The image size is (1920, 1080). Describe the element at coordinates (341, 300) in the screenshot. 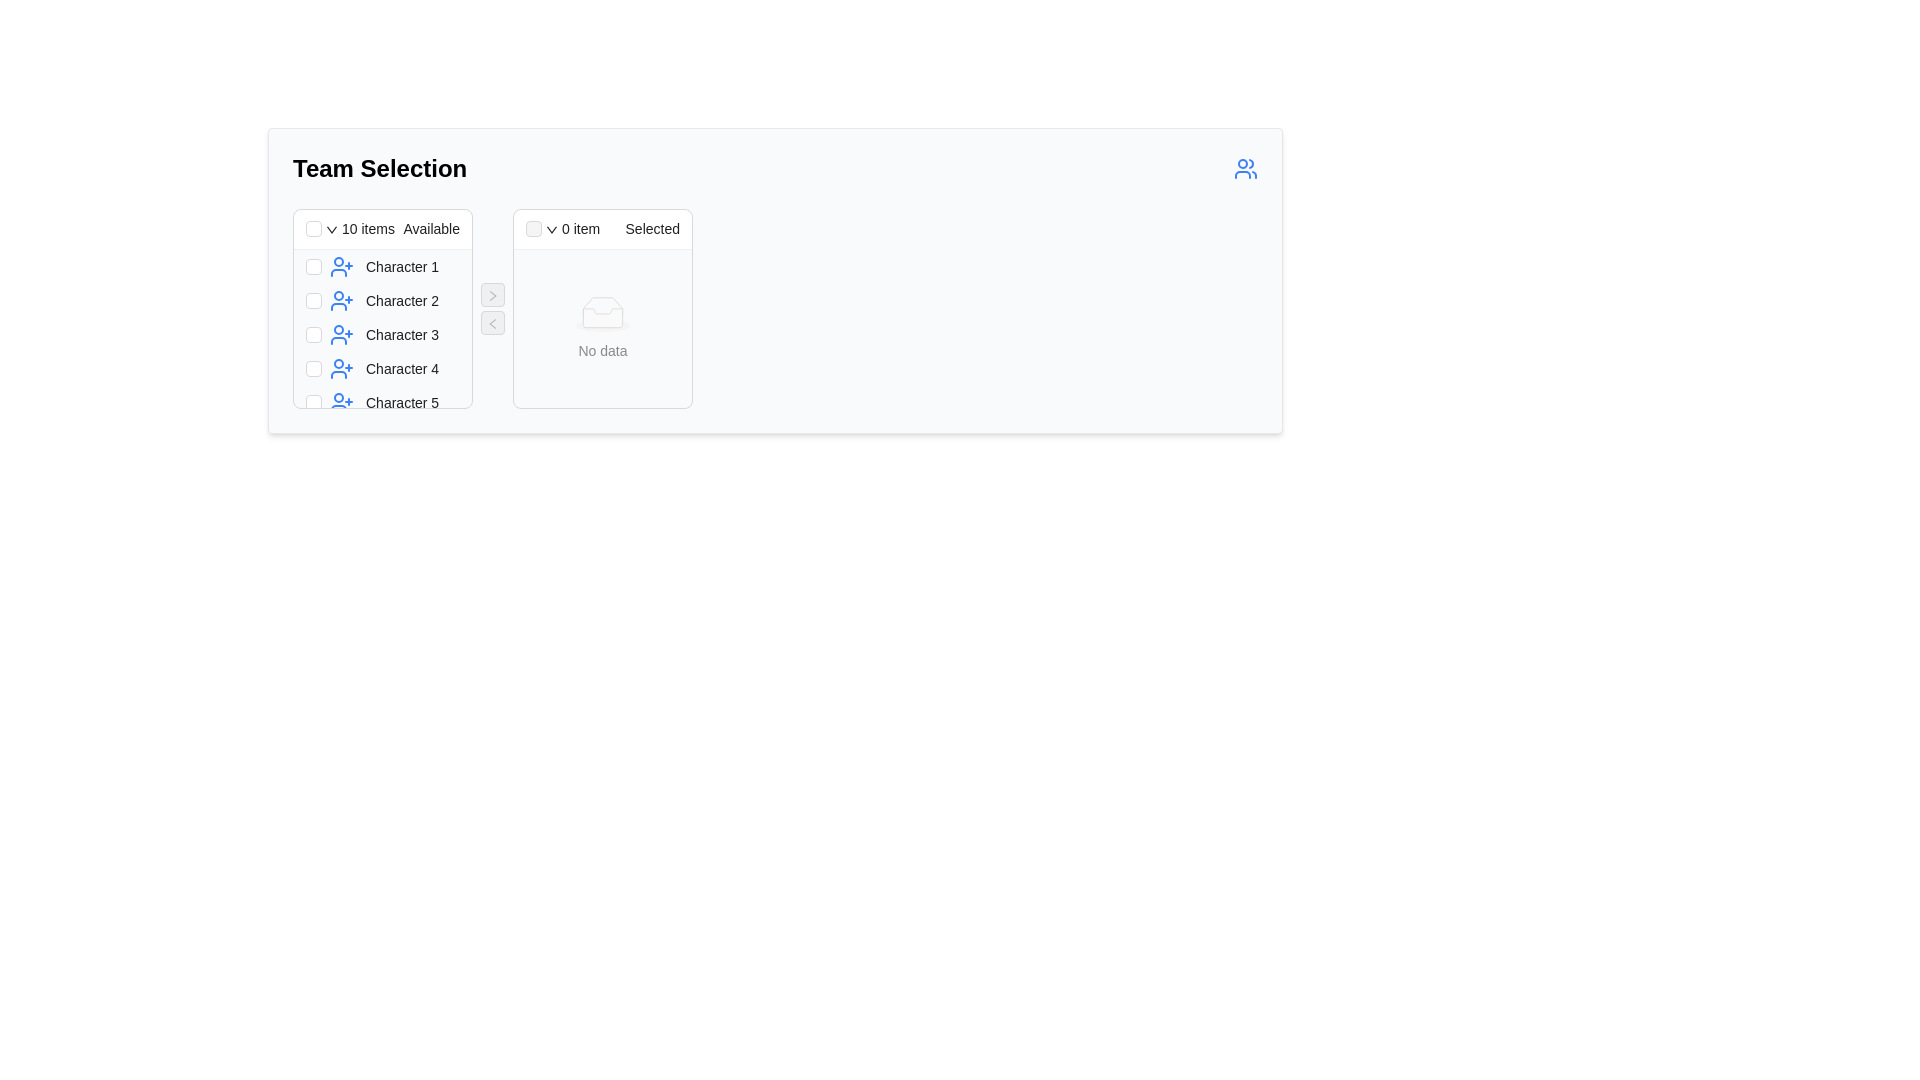

I see `the user icon with a plus symbol in the left panel representing 'Character 2'` at that location.